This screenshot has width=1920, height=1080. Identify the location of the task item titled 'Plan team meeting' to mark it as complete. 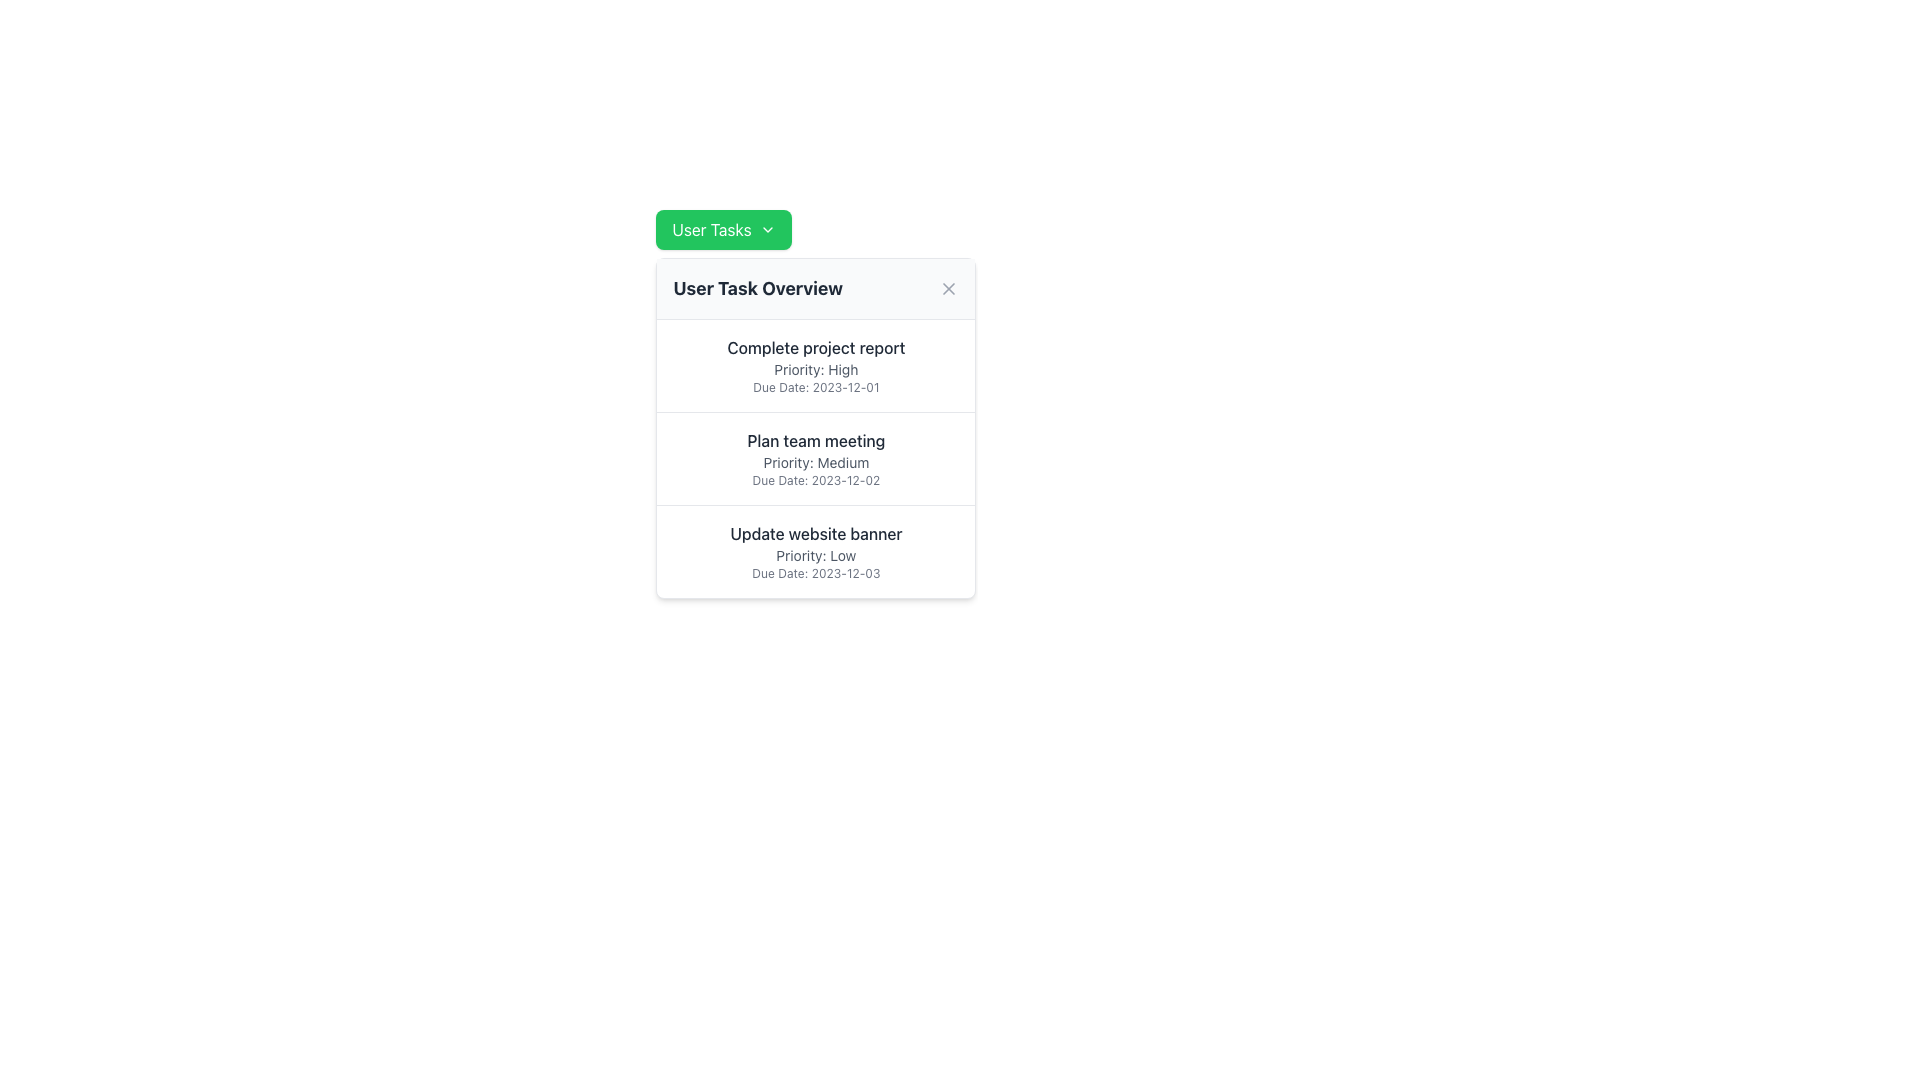
(816, 458).